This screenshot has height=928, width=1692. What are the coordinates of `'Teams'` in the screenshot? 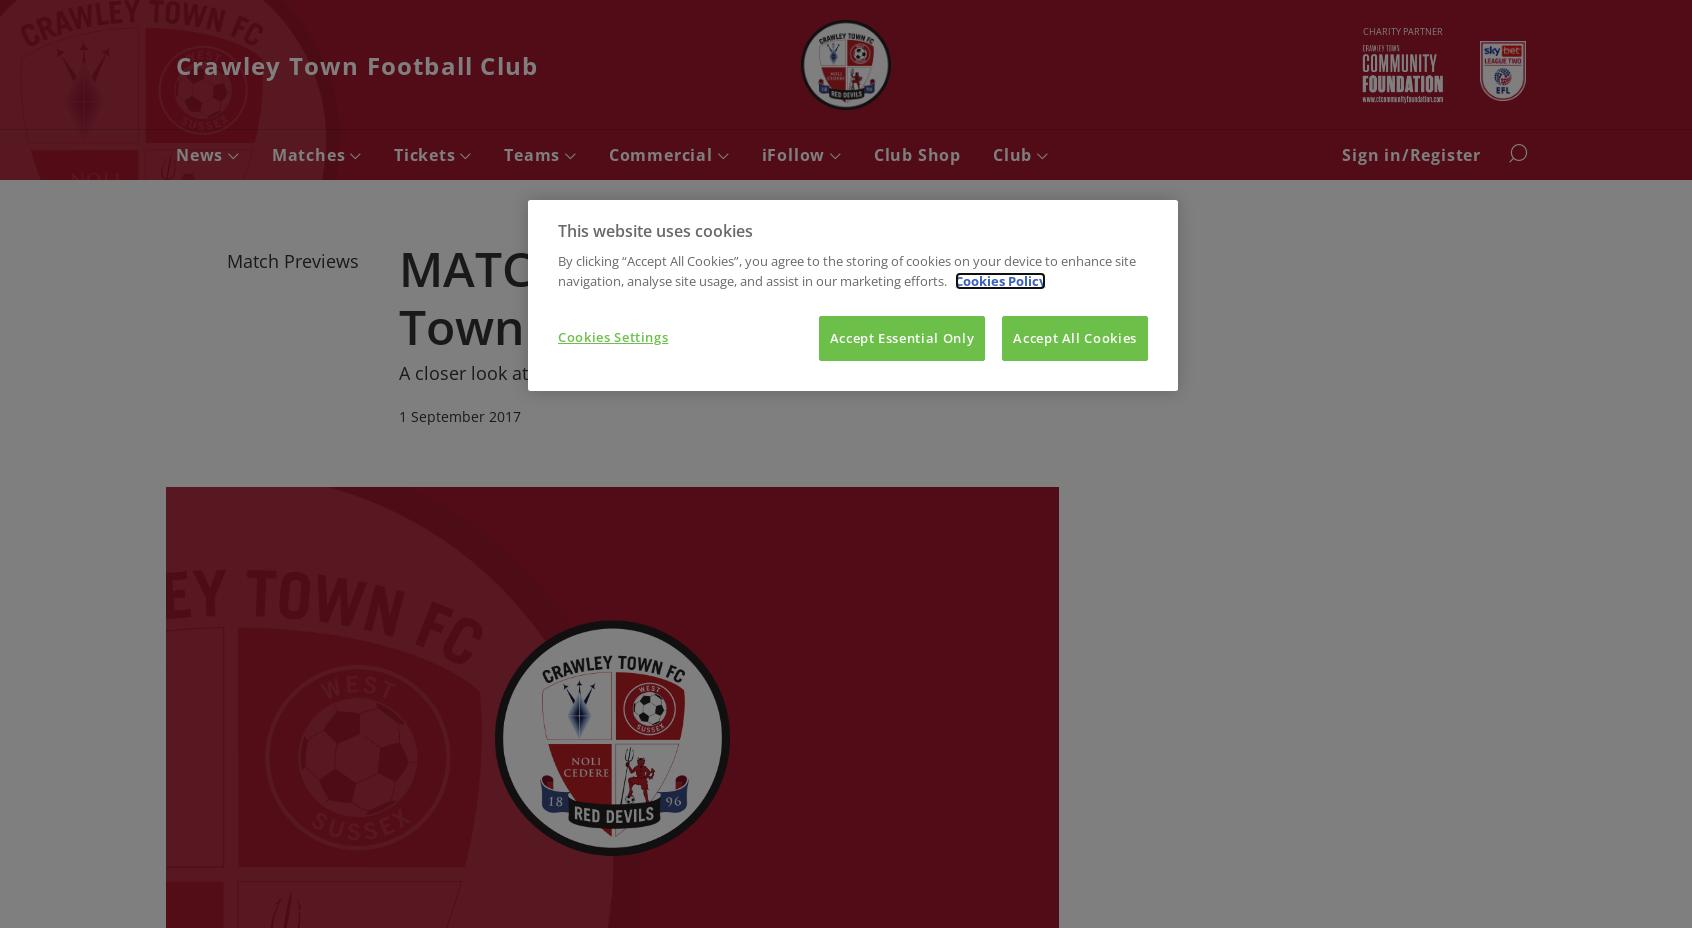 It's located at (534, 154).